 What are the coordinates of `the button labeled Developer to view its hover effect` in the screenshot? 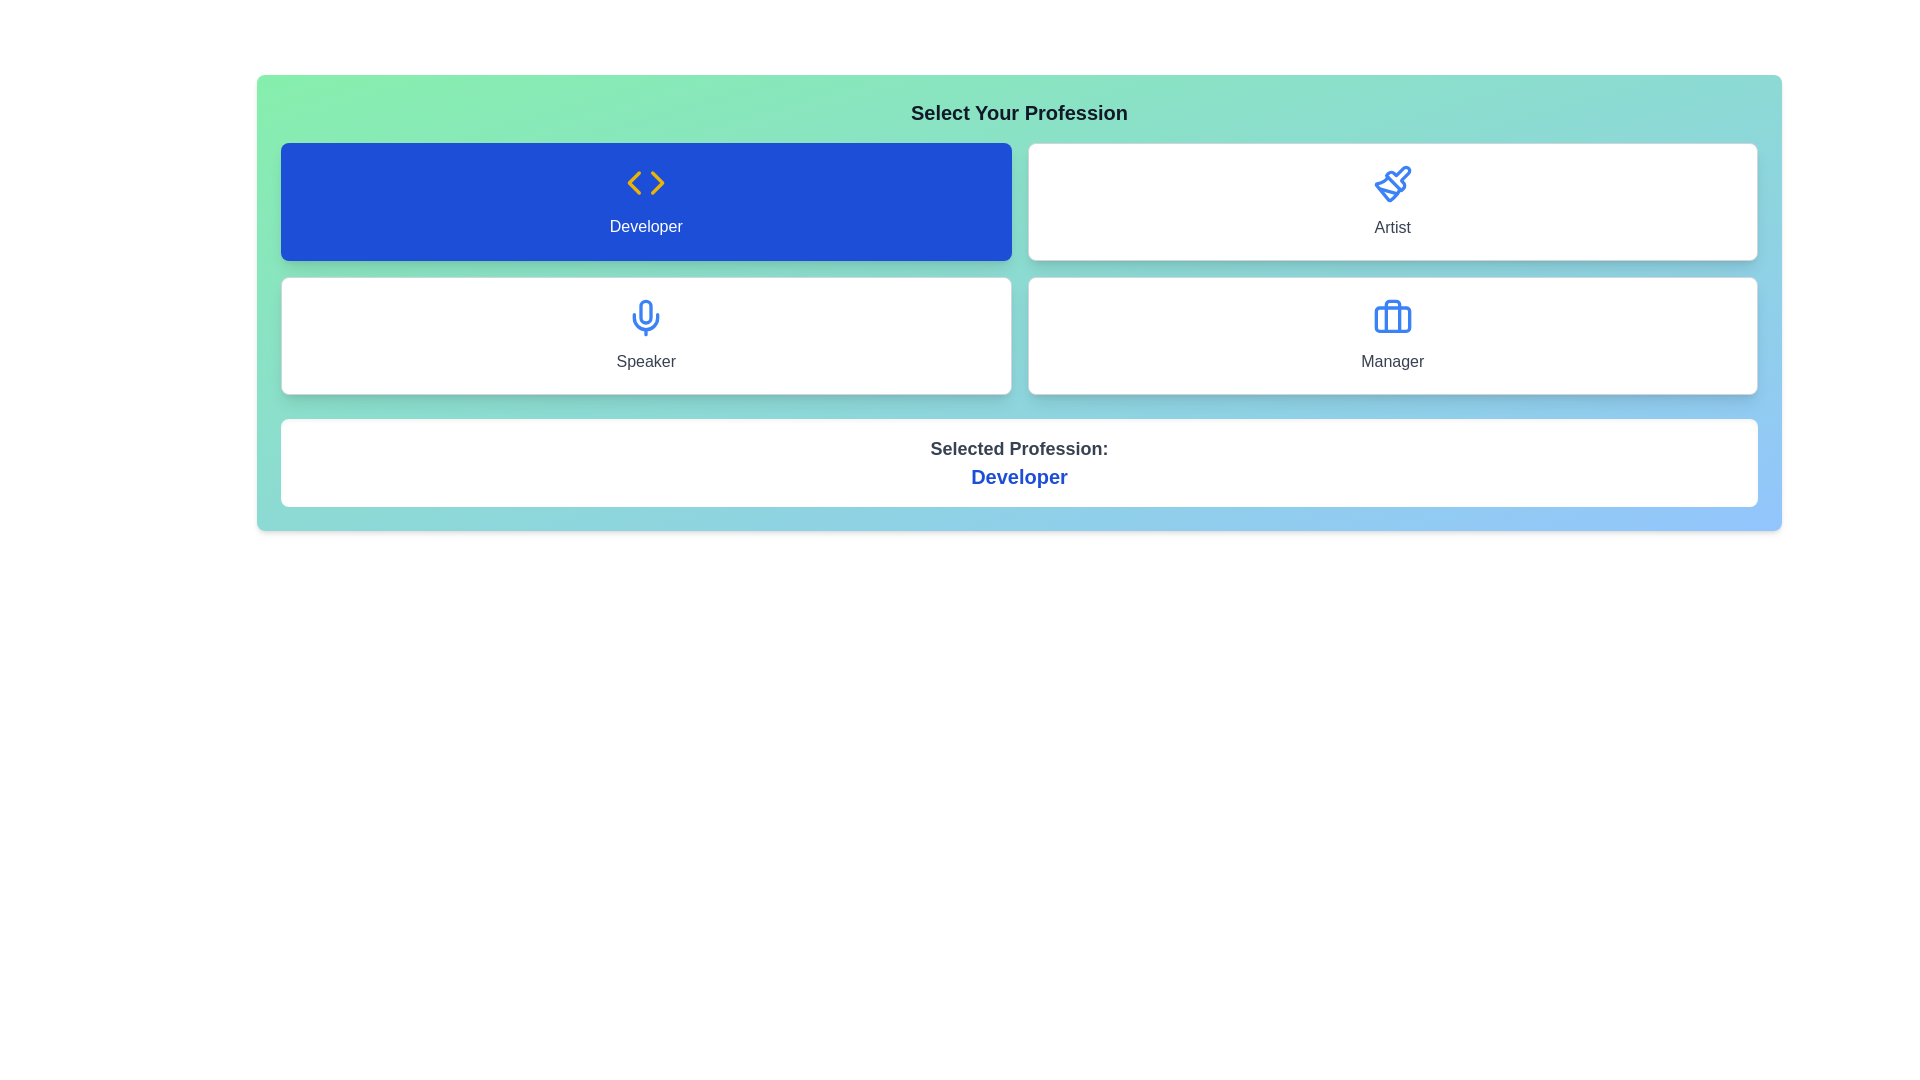 It's located at (646, 201).